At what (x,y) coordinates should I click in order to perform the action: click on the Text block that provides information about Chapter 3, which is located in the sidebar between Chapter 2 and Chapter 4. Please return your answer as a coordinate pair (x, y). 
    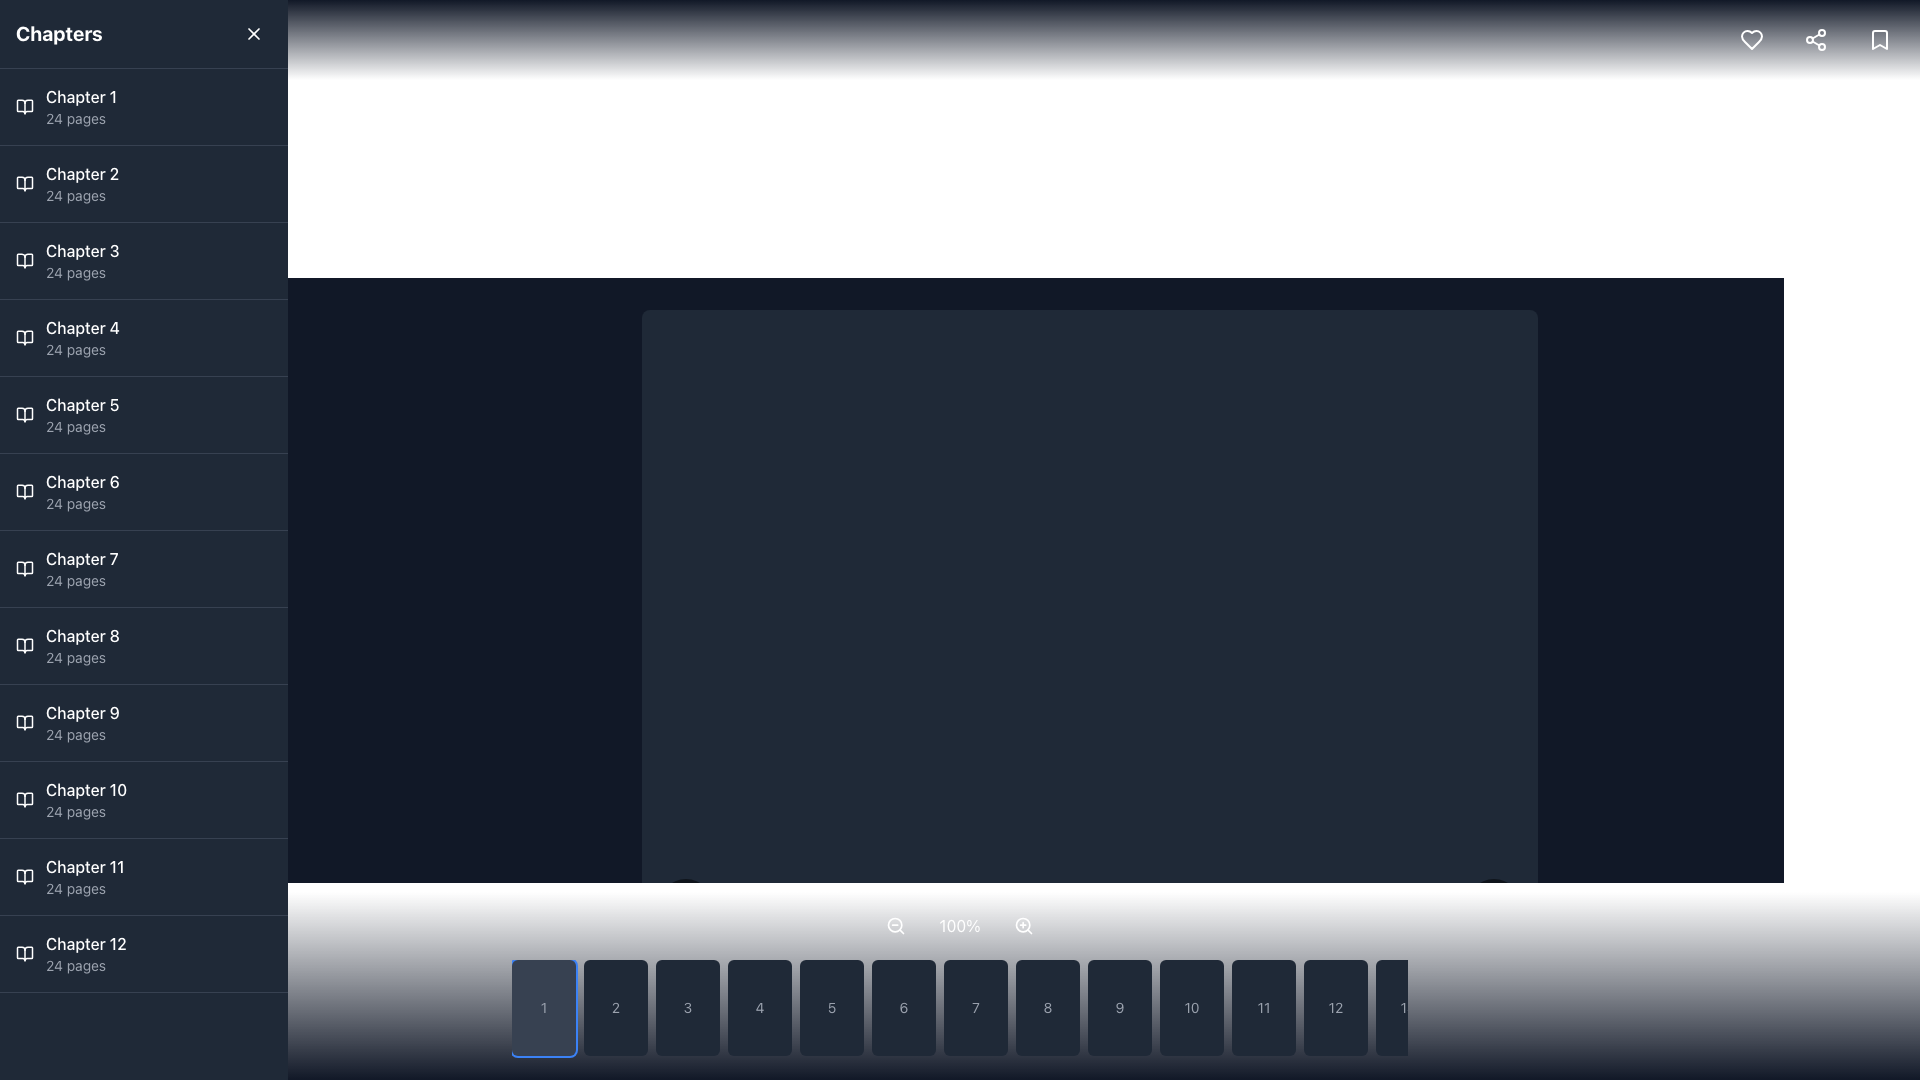
    Looking at the image, I should click on (81, 260).